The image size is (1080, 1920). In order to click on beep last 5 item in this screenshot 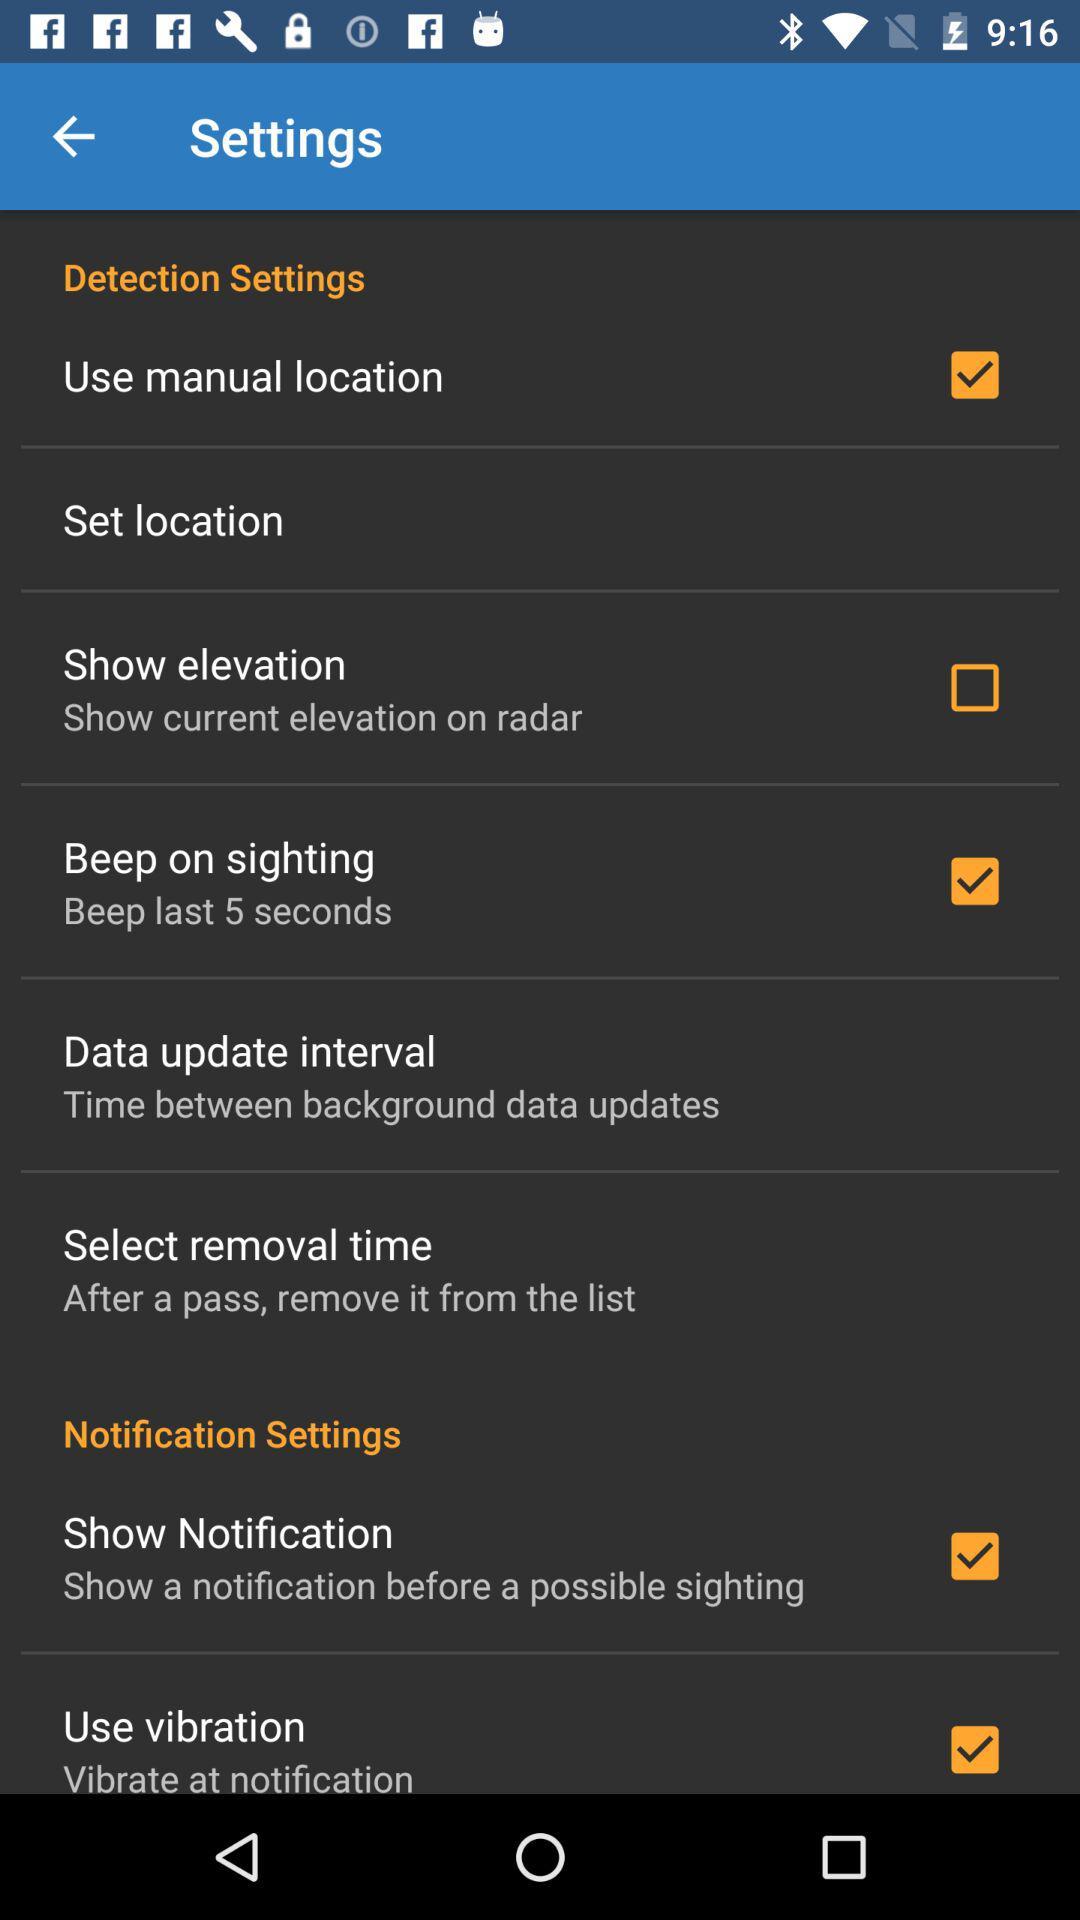, I will do `click(226, 908)`.